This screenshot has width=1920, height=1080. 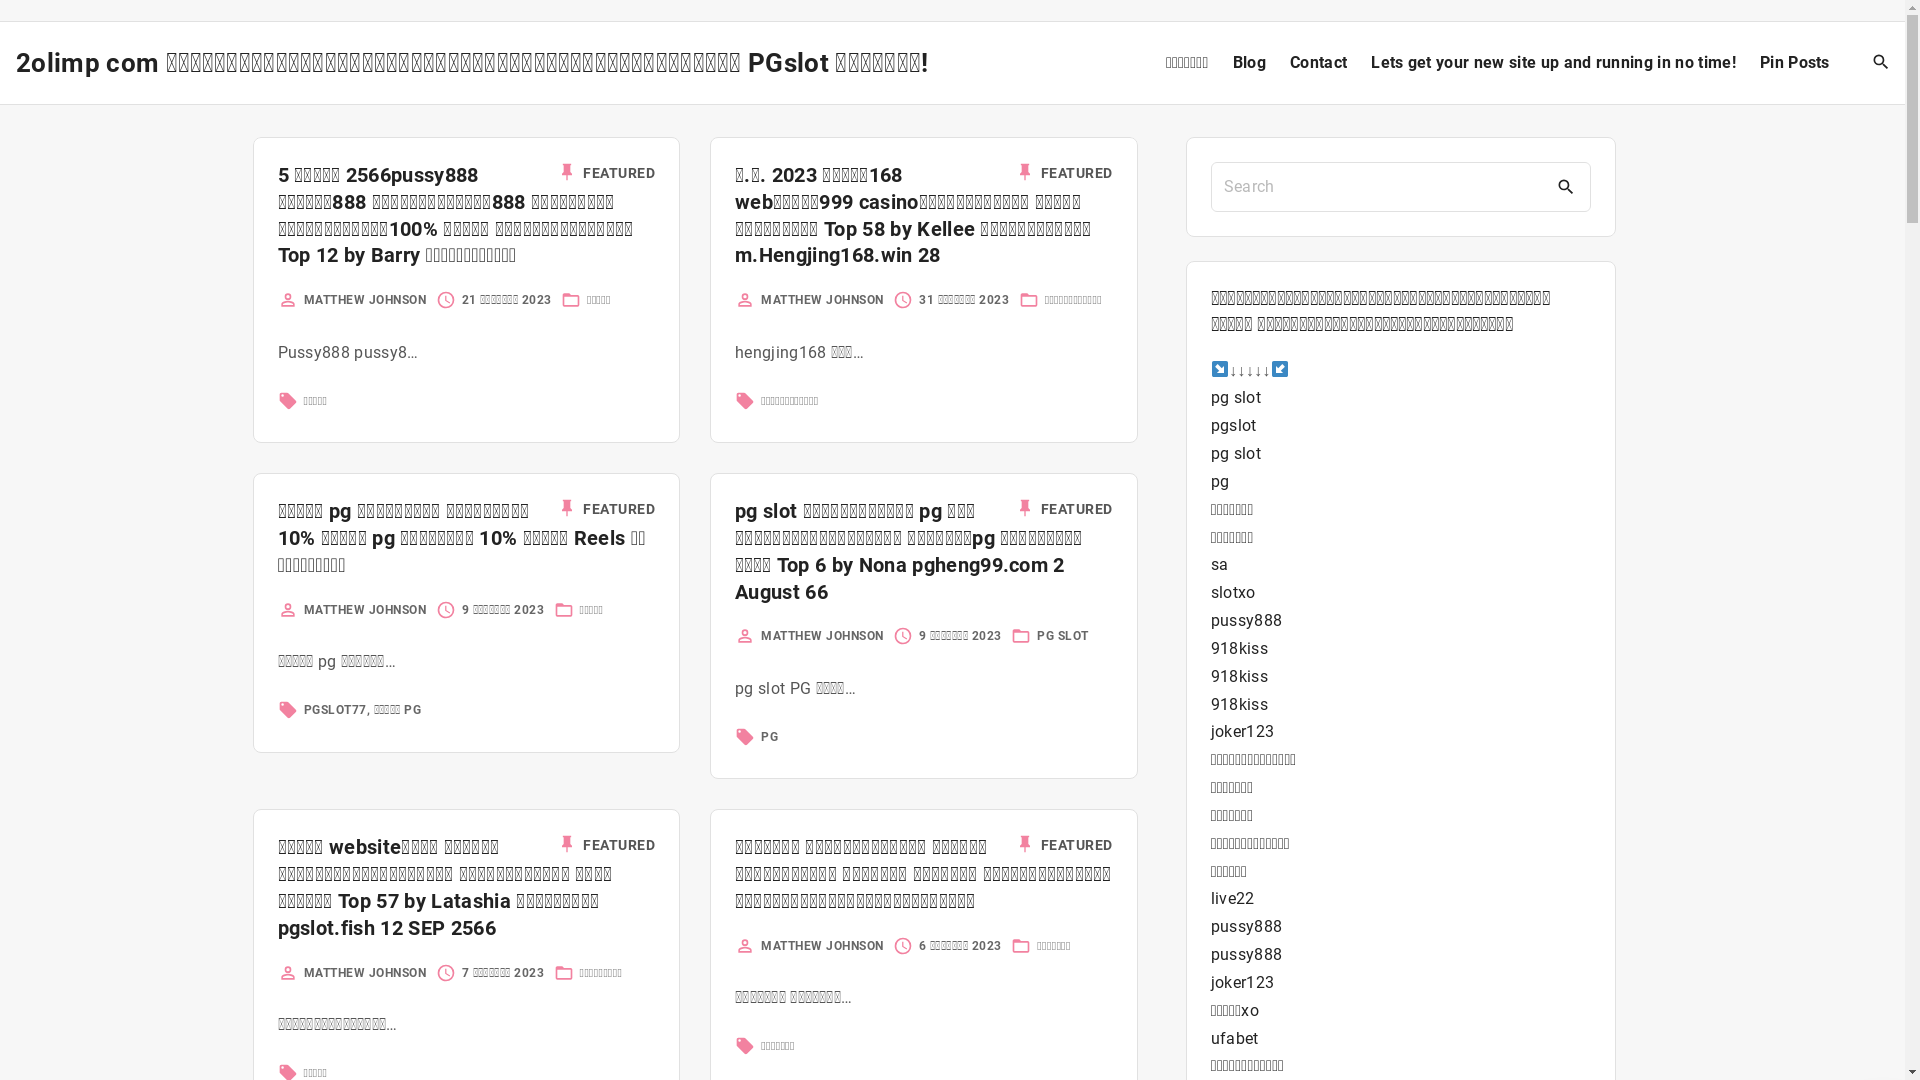 I want to click on 'MATTHEW JOHNSON', so click(x=822, y=300).